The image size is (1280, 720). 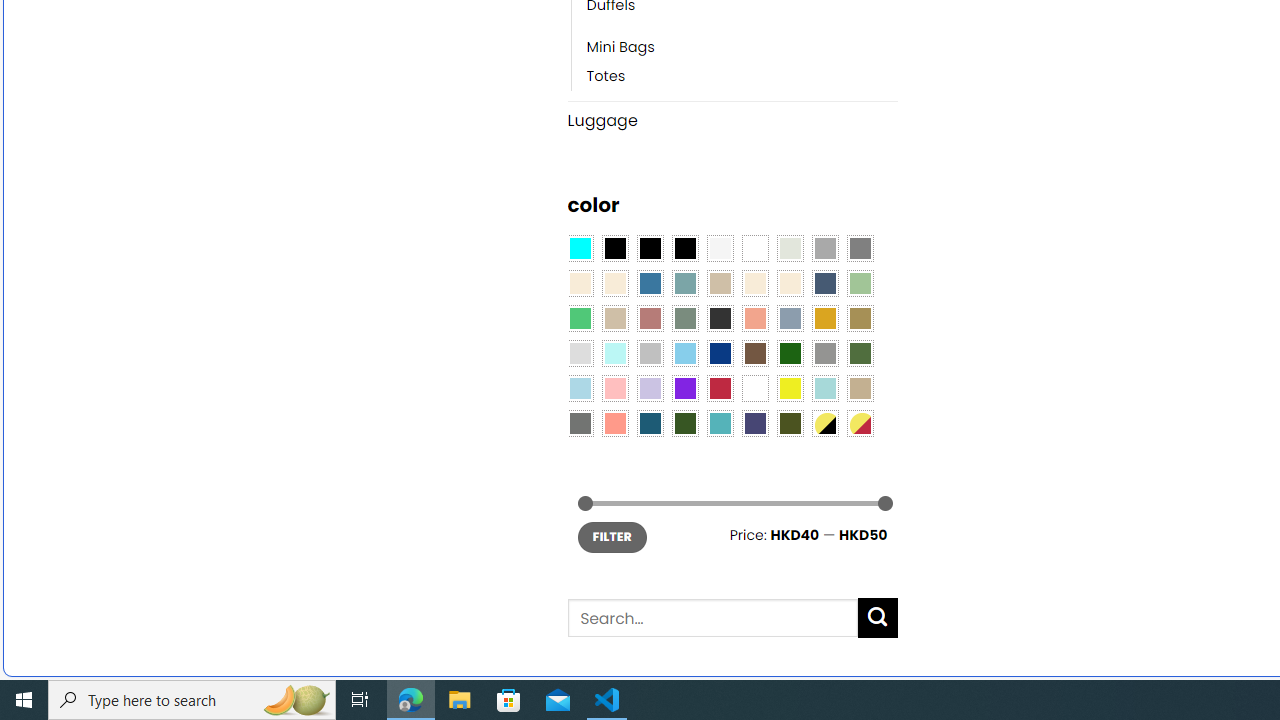 What do you see at coordinates (720, 317) in the screenshot?
I see `'Charcoal'` at bounding box center [720, 317].